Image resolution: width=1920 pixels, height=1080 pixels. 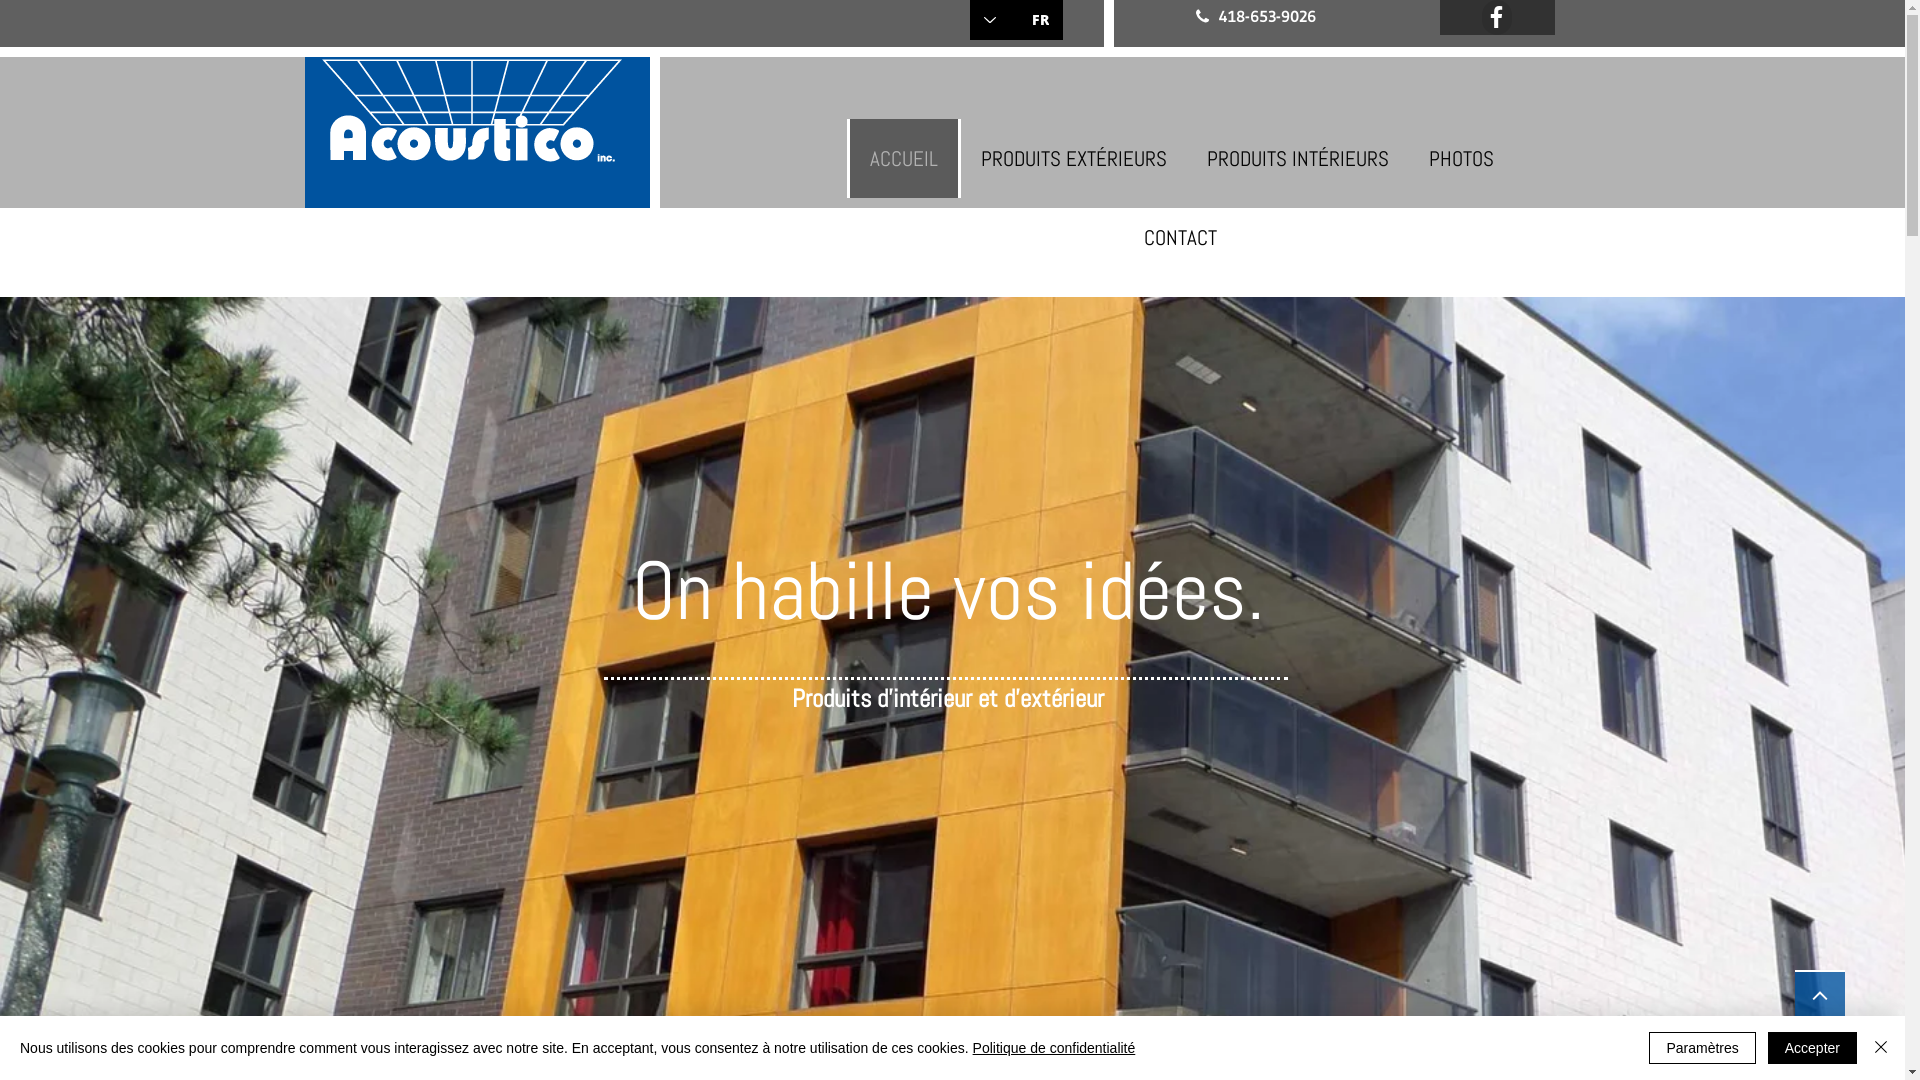 I want to click on 'ACCUEIL', so click(x=845, y=157).